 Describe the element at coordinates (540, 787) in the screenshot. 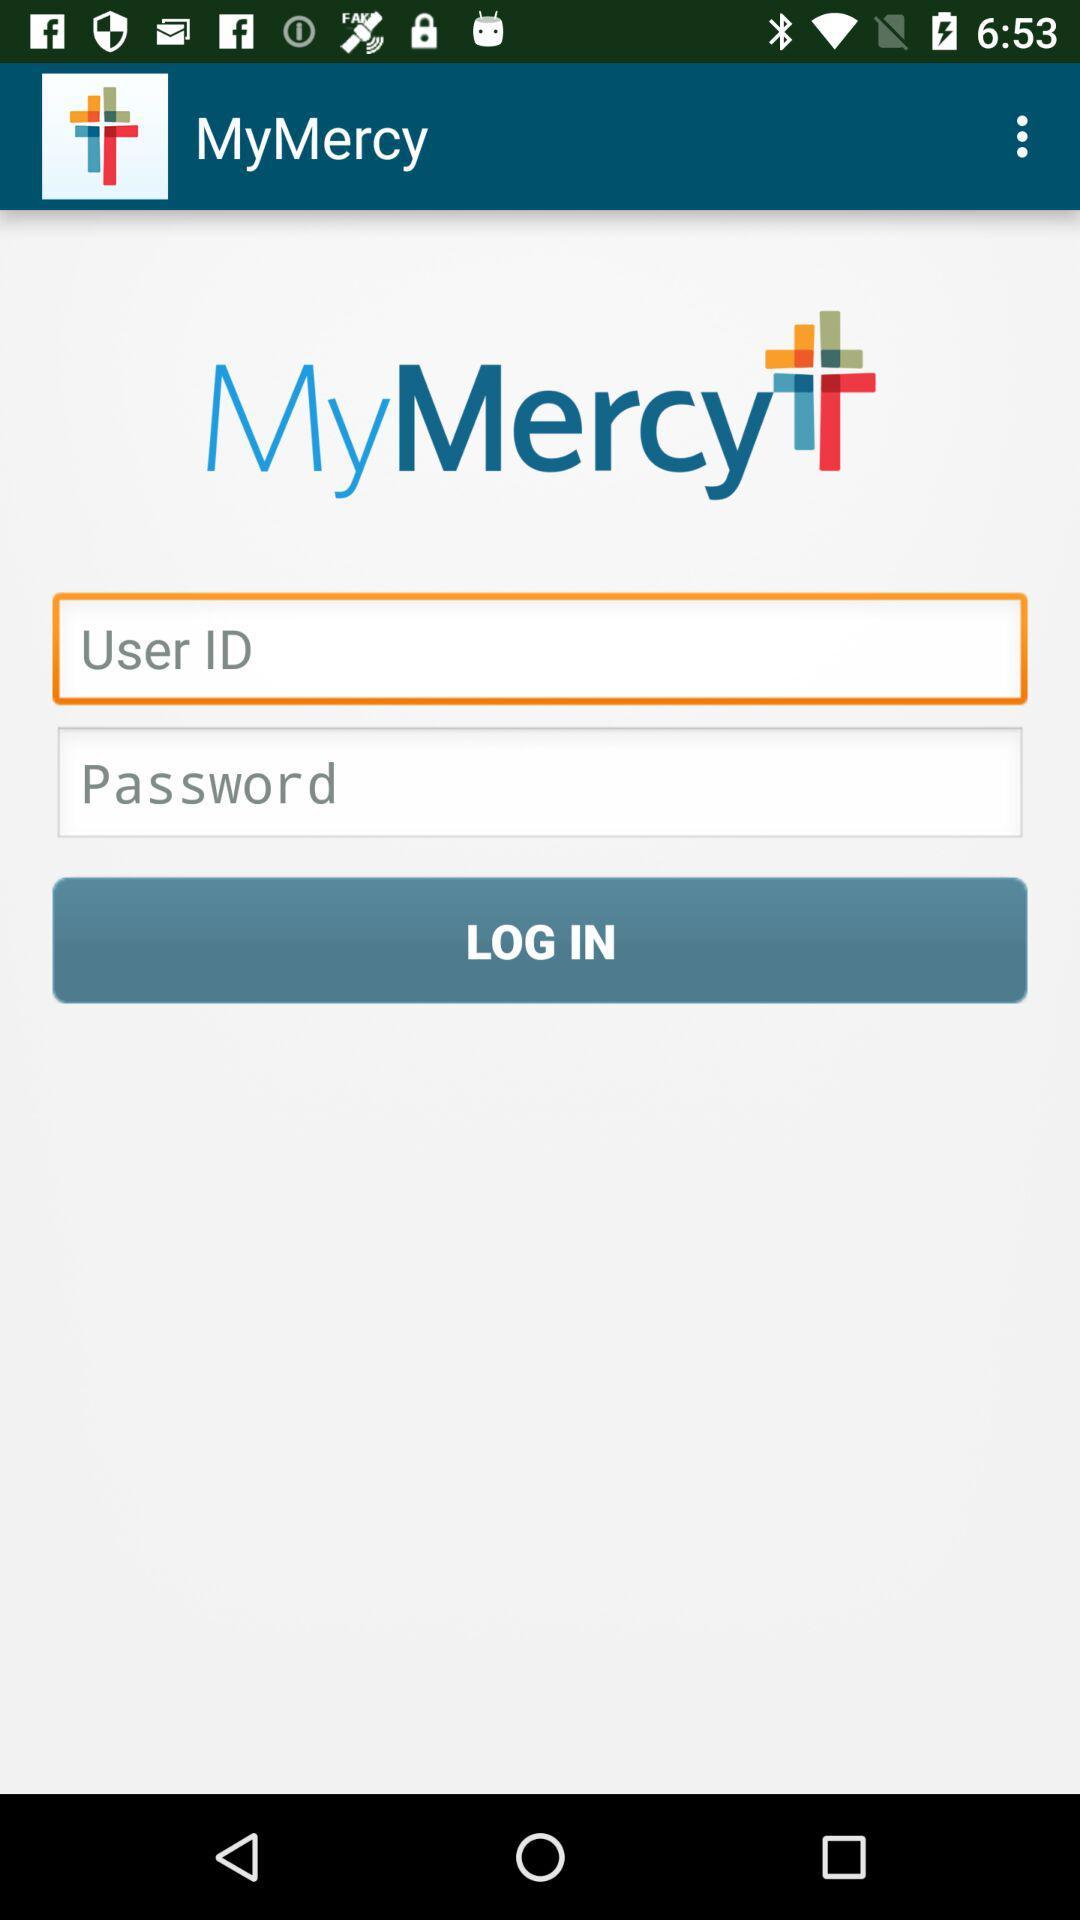

I see `icon above log in` at that location.